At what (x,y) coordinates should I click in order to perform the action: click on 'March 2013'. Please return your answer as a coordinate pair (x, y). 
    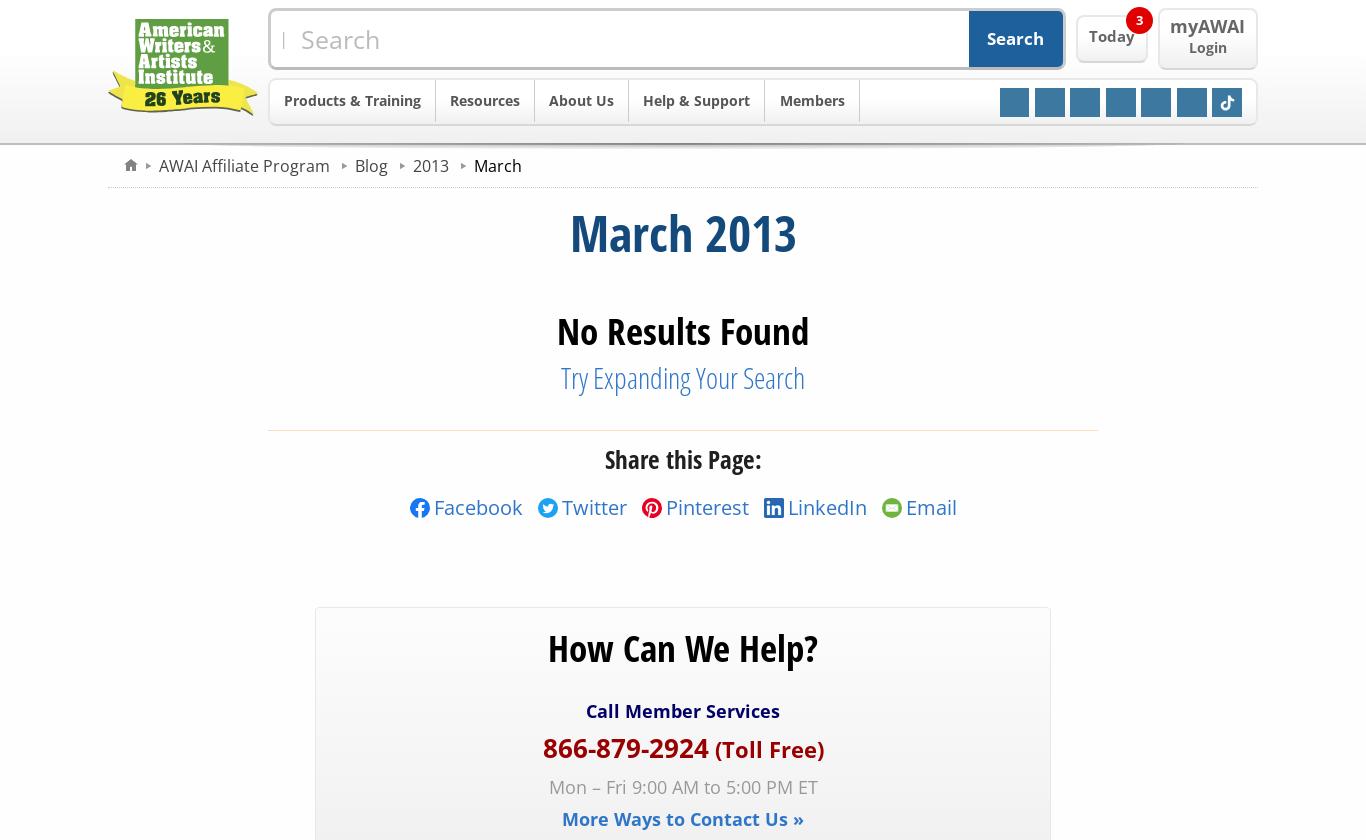
    Looking at the image, I should click on (681, 233).